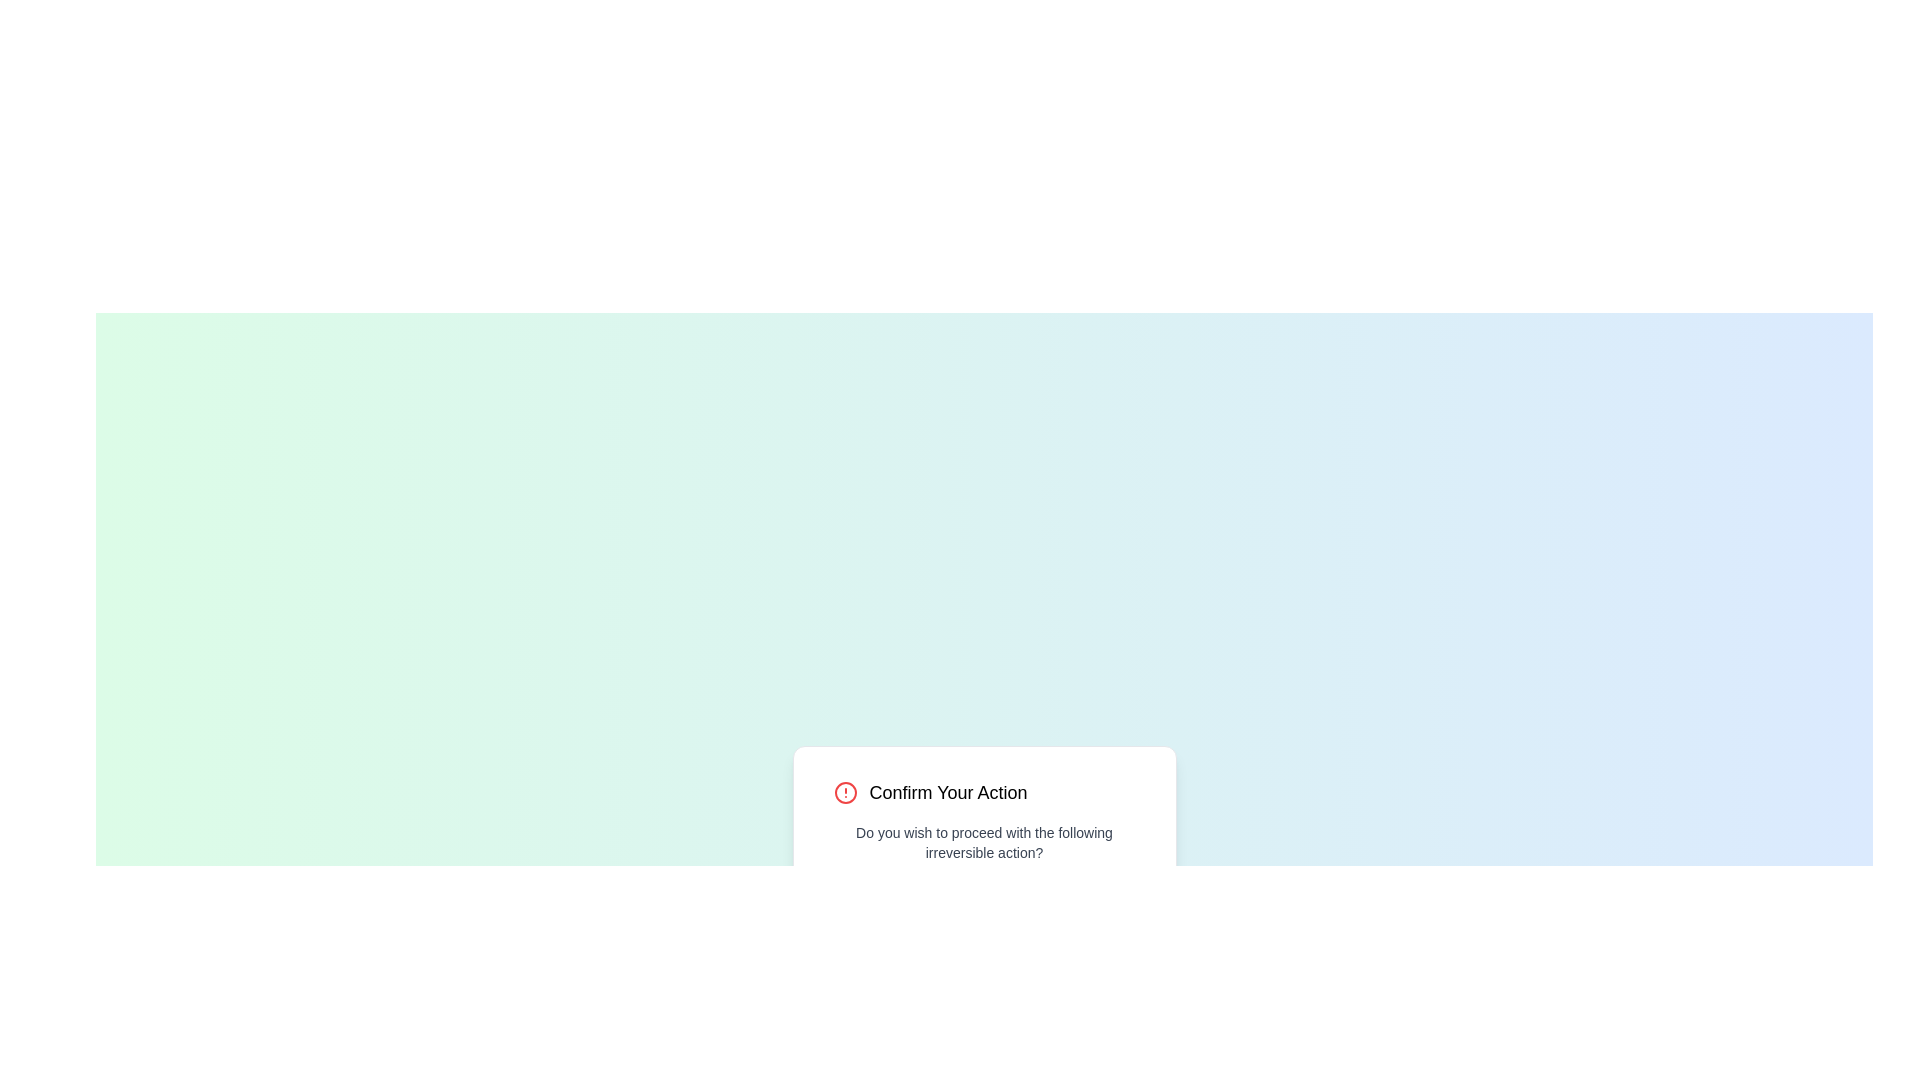 The image size is (1920, 1080). I want to click on the message displayed on the label with the alert icon that reads 'Confirm Your Action', which is located at the top of the modal dialog, so click(984, 792).